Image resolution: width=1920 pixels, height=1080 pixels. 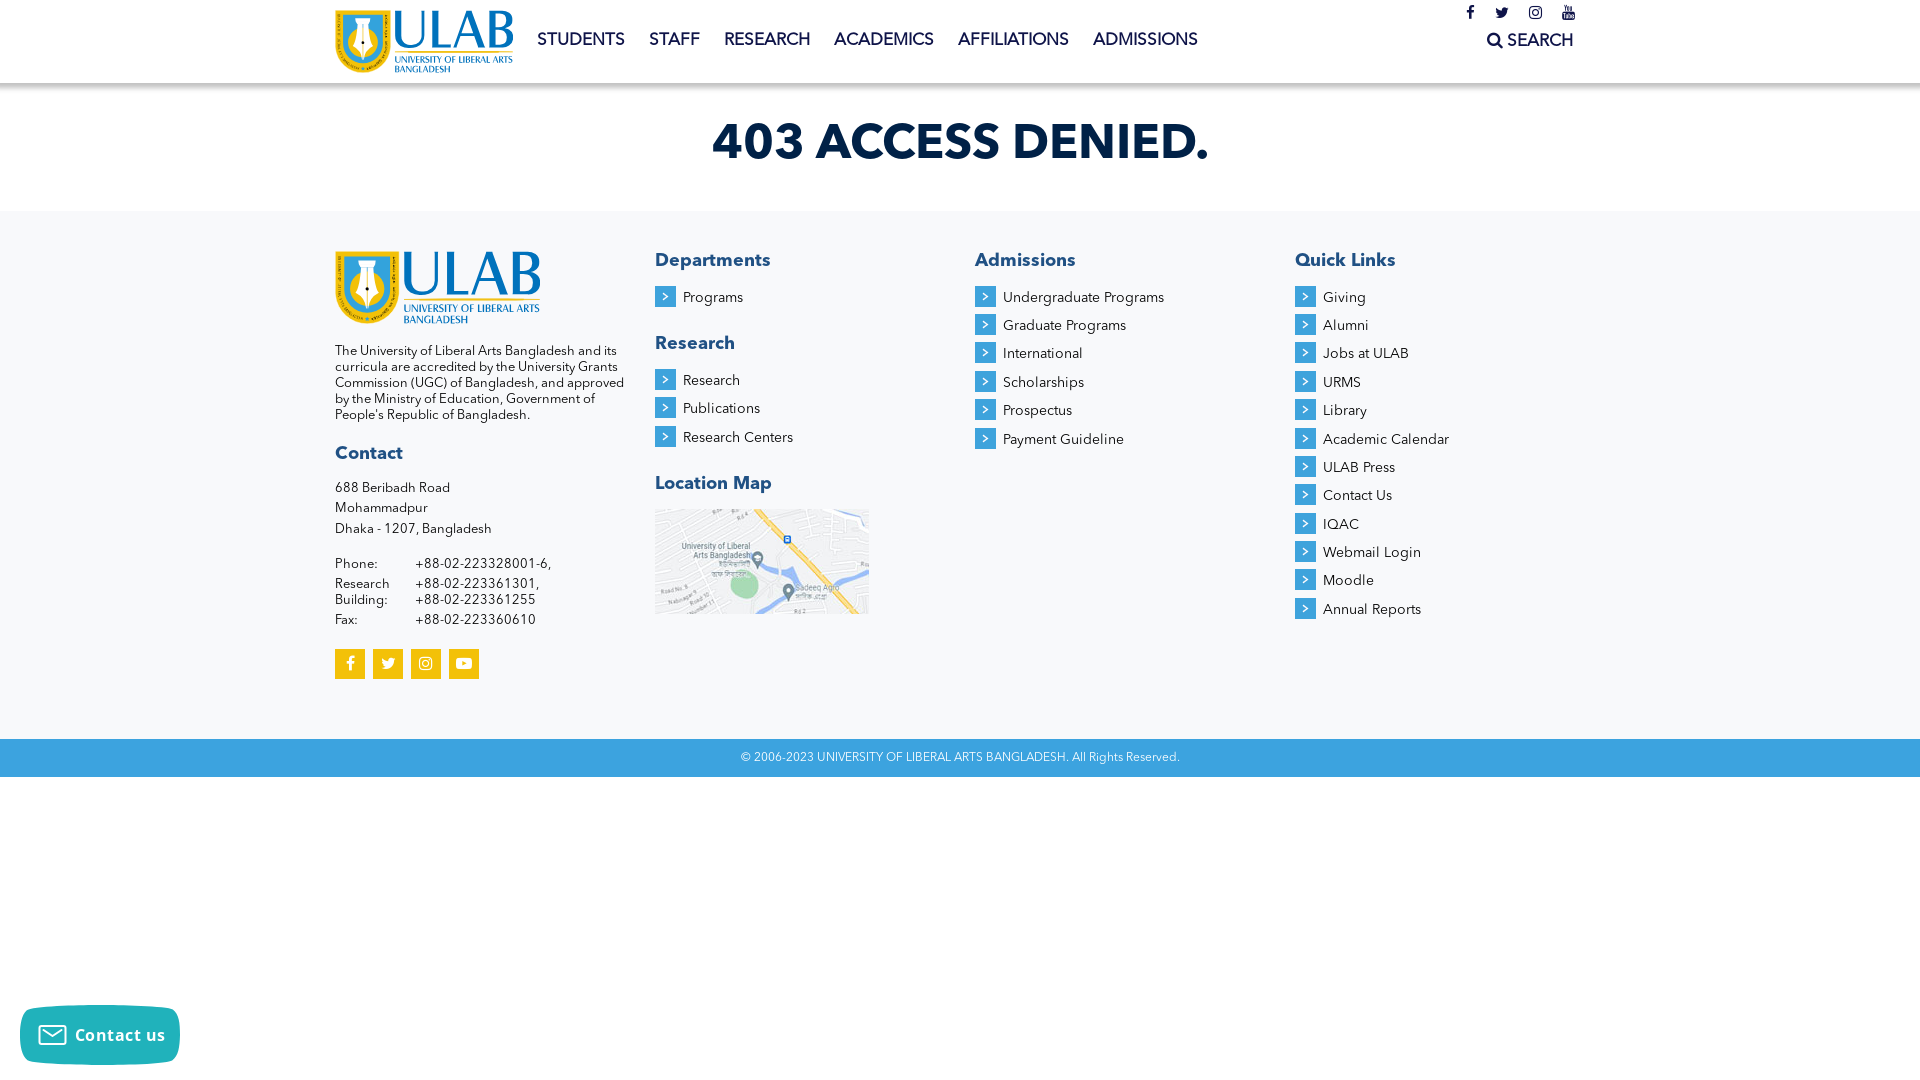 What do you see at coordinates (882, 41) in the screenshot?
I see `'ACADEMICS'` at bounding box center [882, 41].